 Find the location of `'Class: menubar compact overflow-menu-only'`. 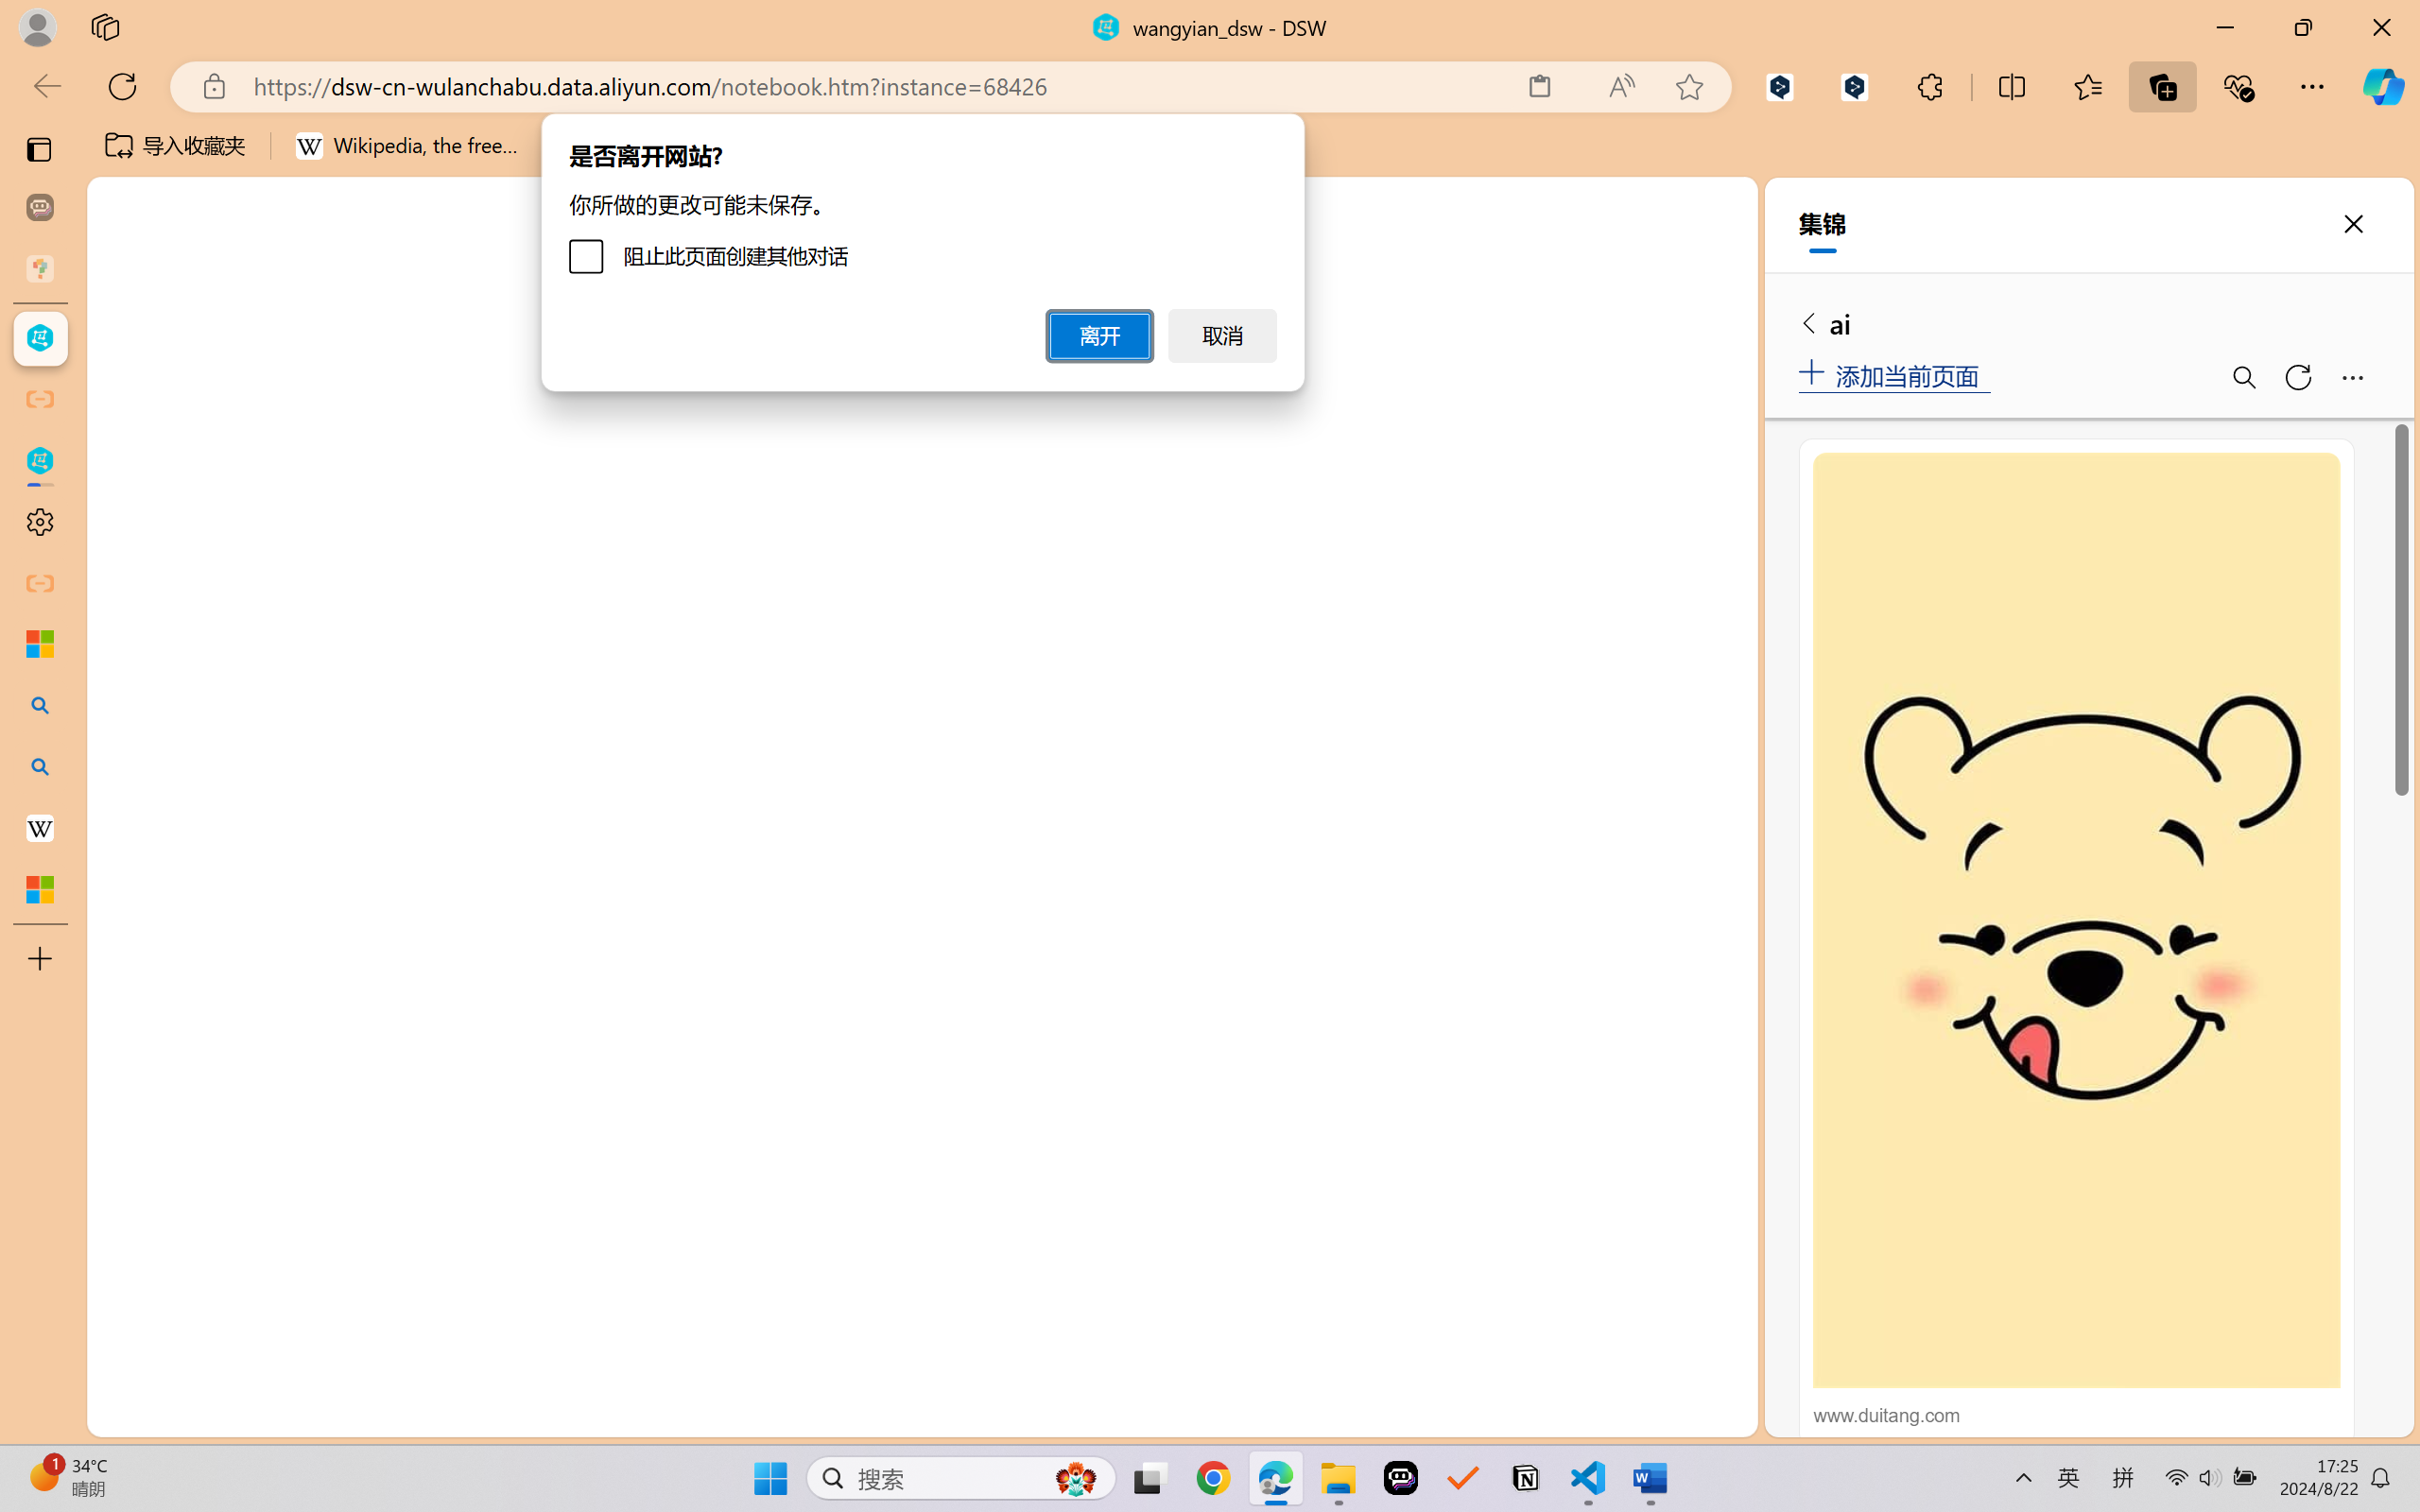

'Class: menubar compact overflow-menu-only' is located at coordinates (127, 337).